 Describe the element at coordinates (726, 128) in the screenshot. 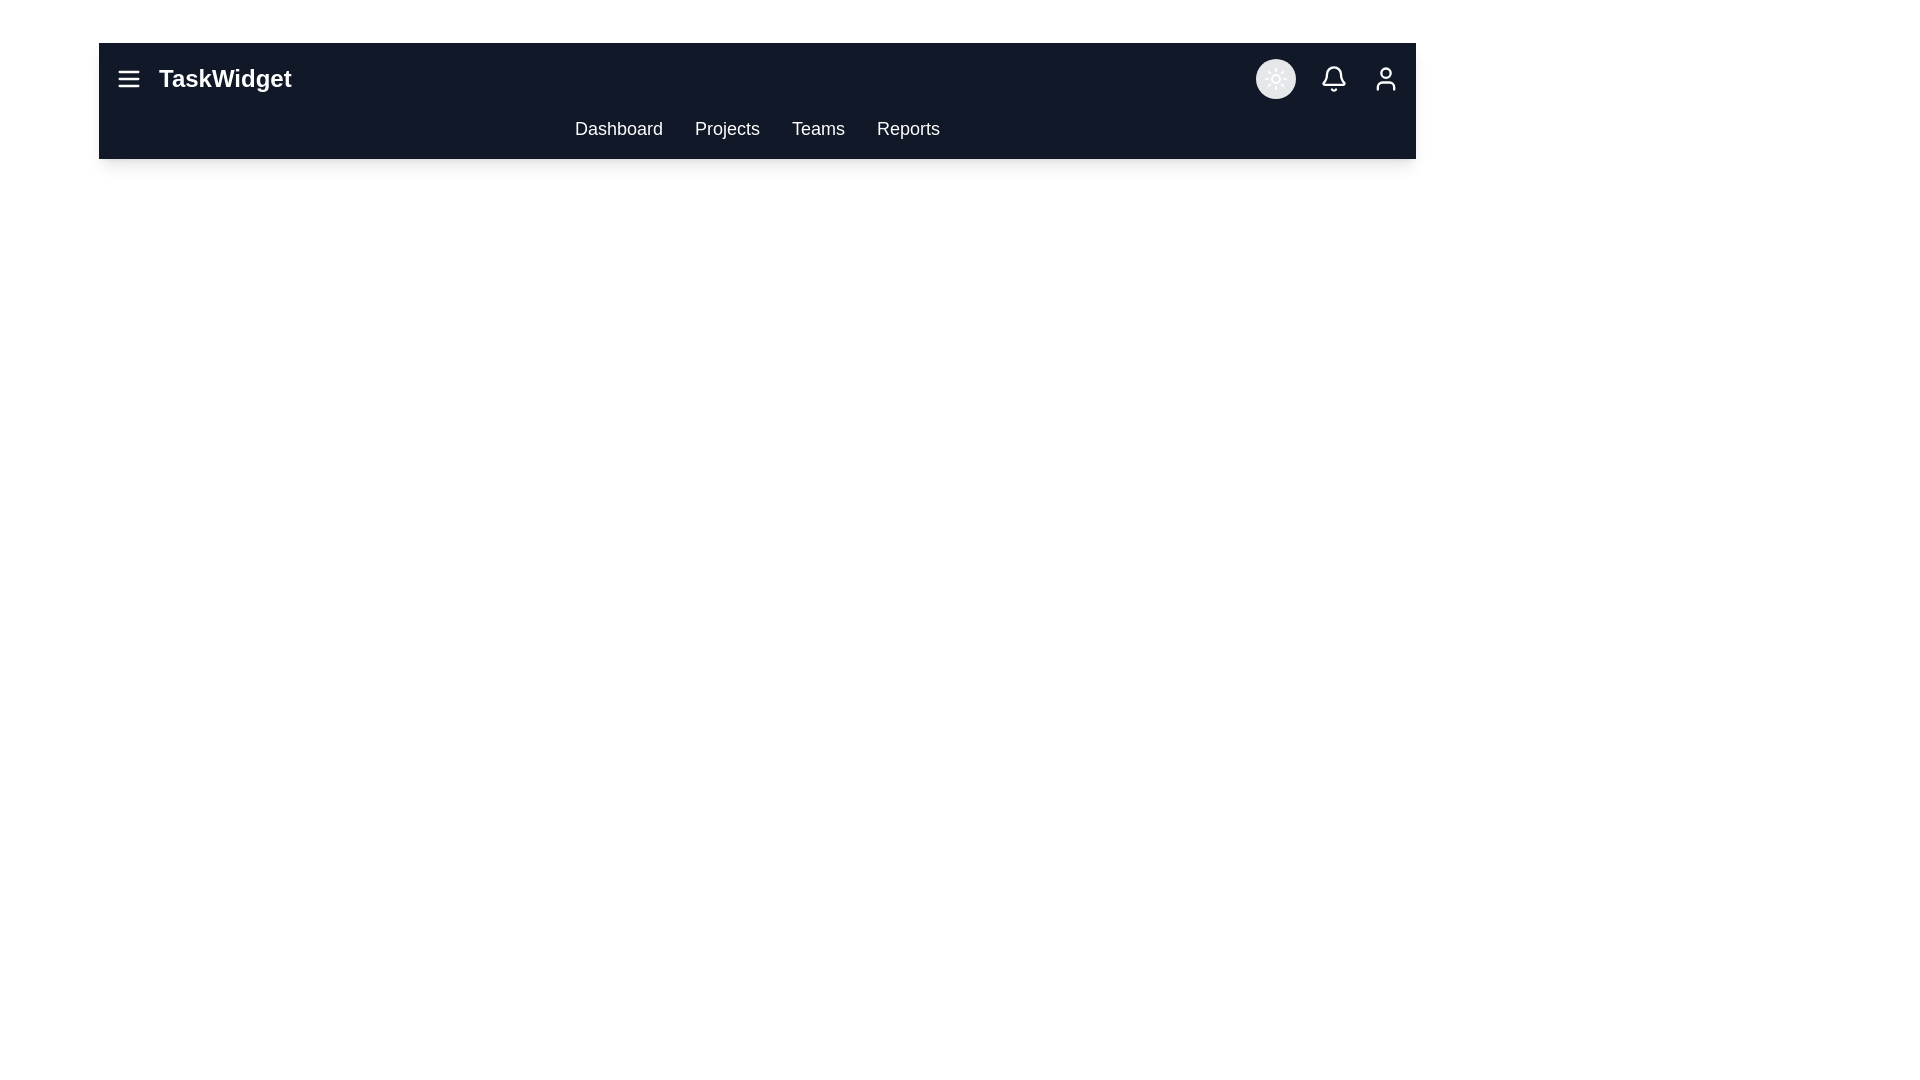

I see `the 'Projects' link in the navigation bar` at that location.